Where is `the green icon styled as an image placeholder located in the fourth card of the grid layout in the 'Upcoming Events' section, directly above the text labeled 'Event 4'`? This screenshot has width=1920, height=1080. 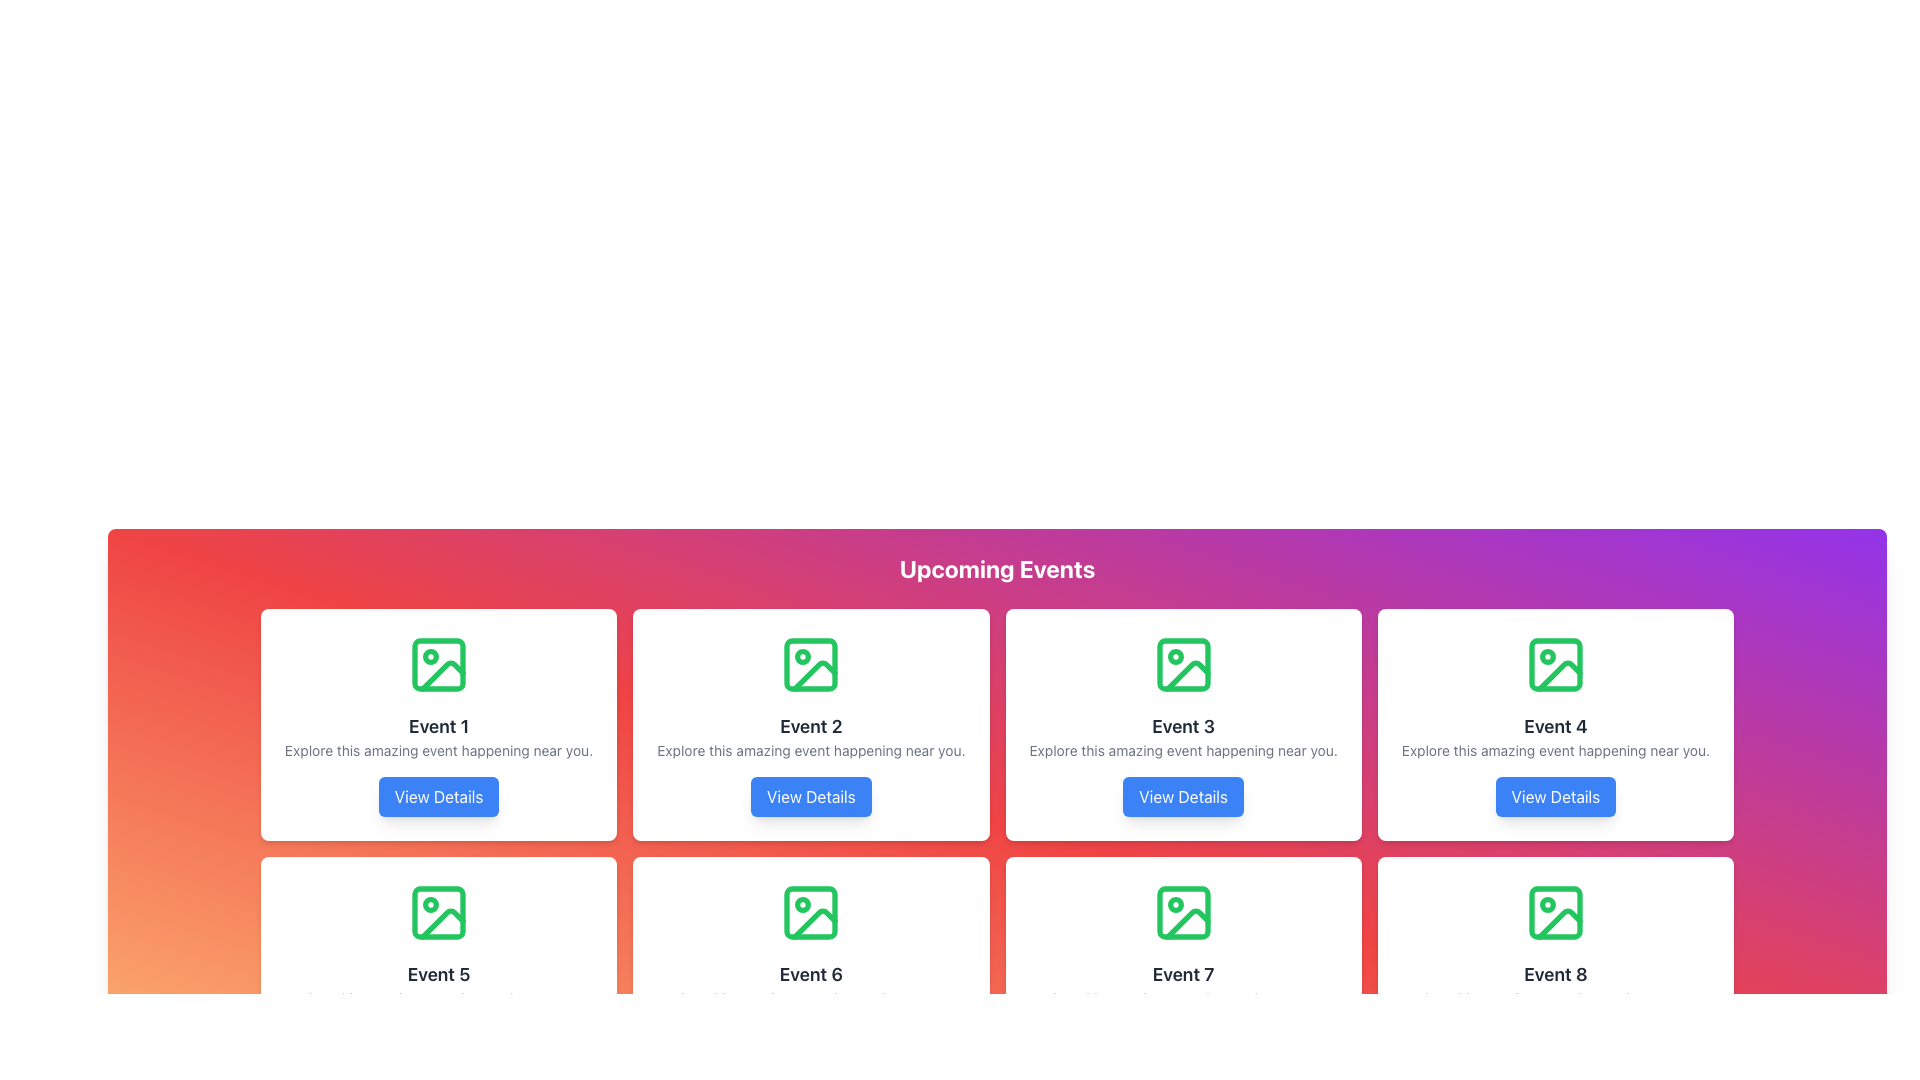
the green icon styled as an image placeholder located in the fourth card of the grid layout in the 'Upcoming Events' section, directly above the text labeled 'Event 4' is located at coordinates (1554, 664).